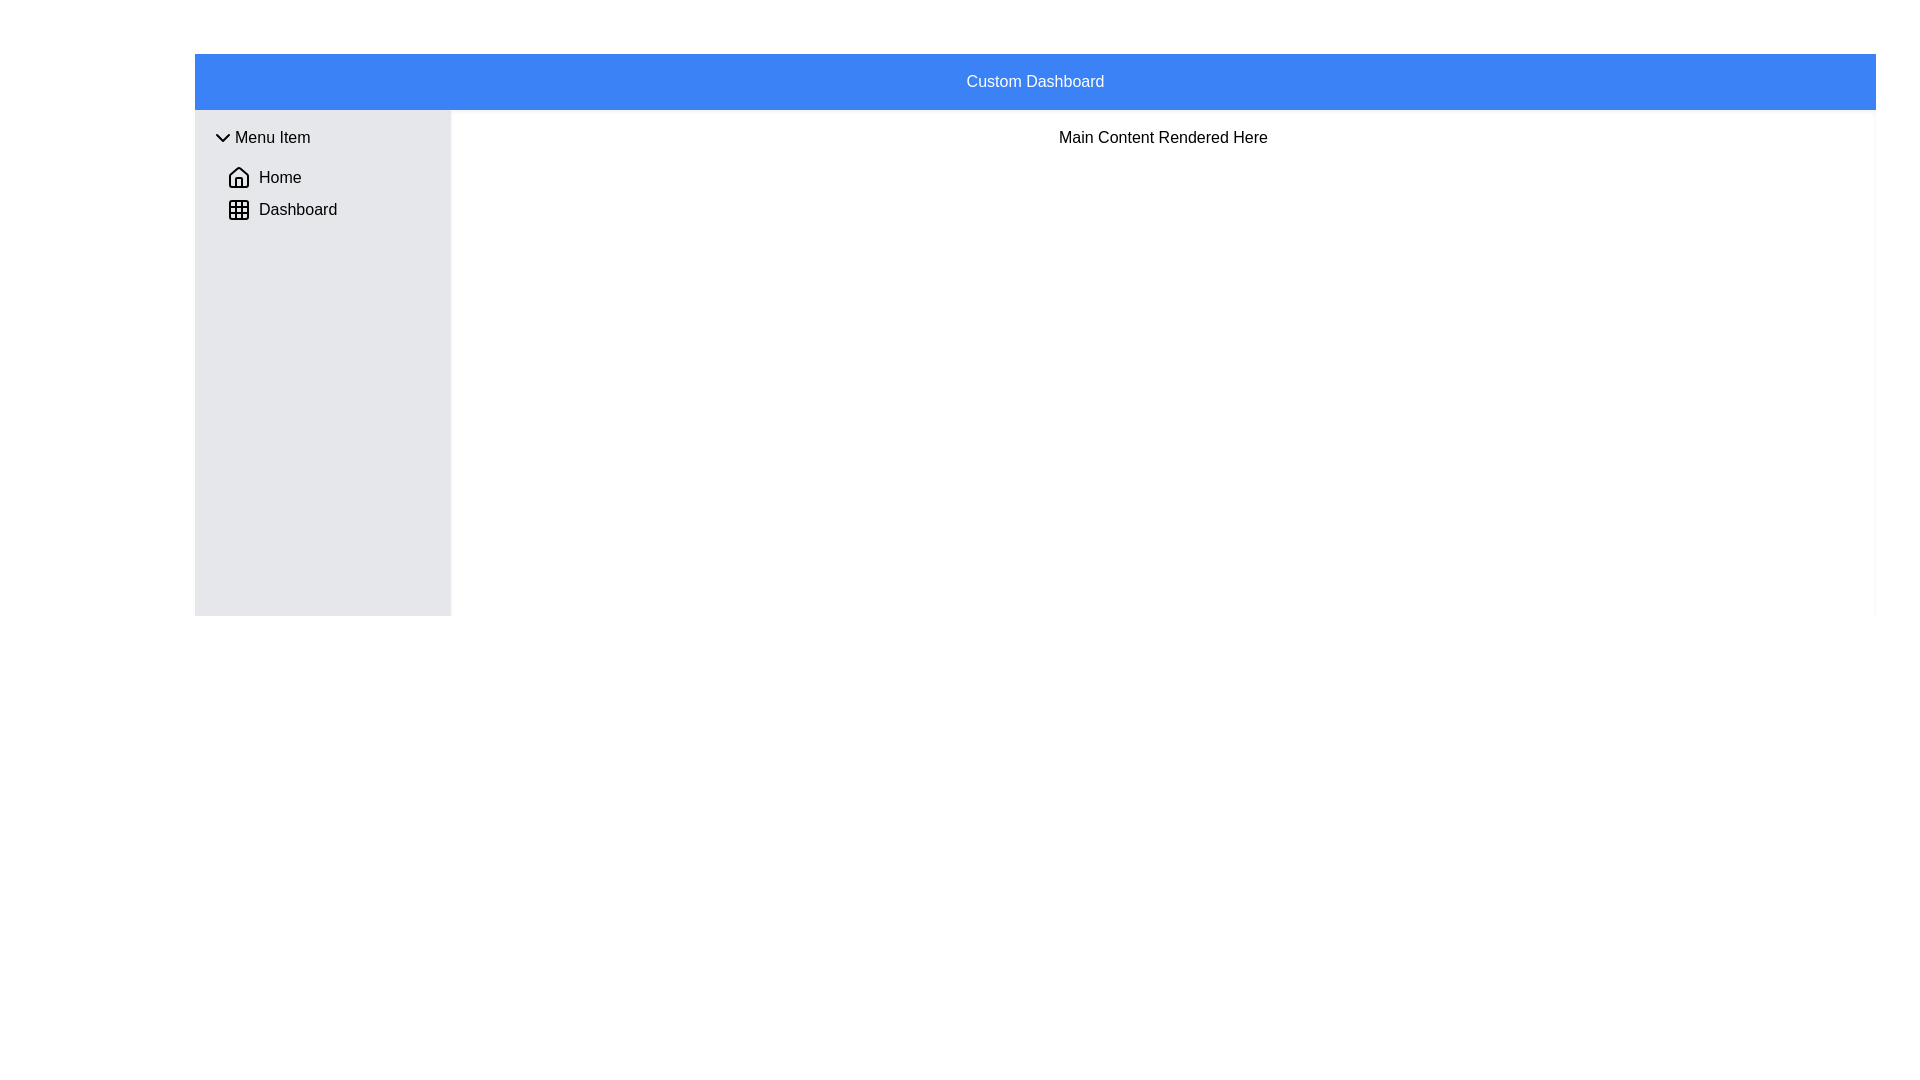  Describe the element at coordinates (281, 209) in the screenshot. I see `the navigation button located in the left-hand side navigation bar beneath the 'Home' menu item` at that location.